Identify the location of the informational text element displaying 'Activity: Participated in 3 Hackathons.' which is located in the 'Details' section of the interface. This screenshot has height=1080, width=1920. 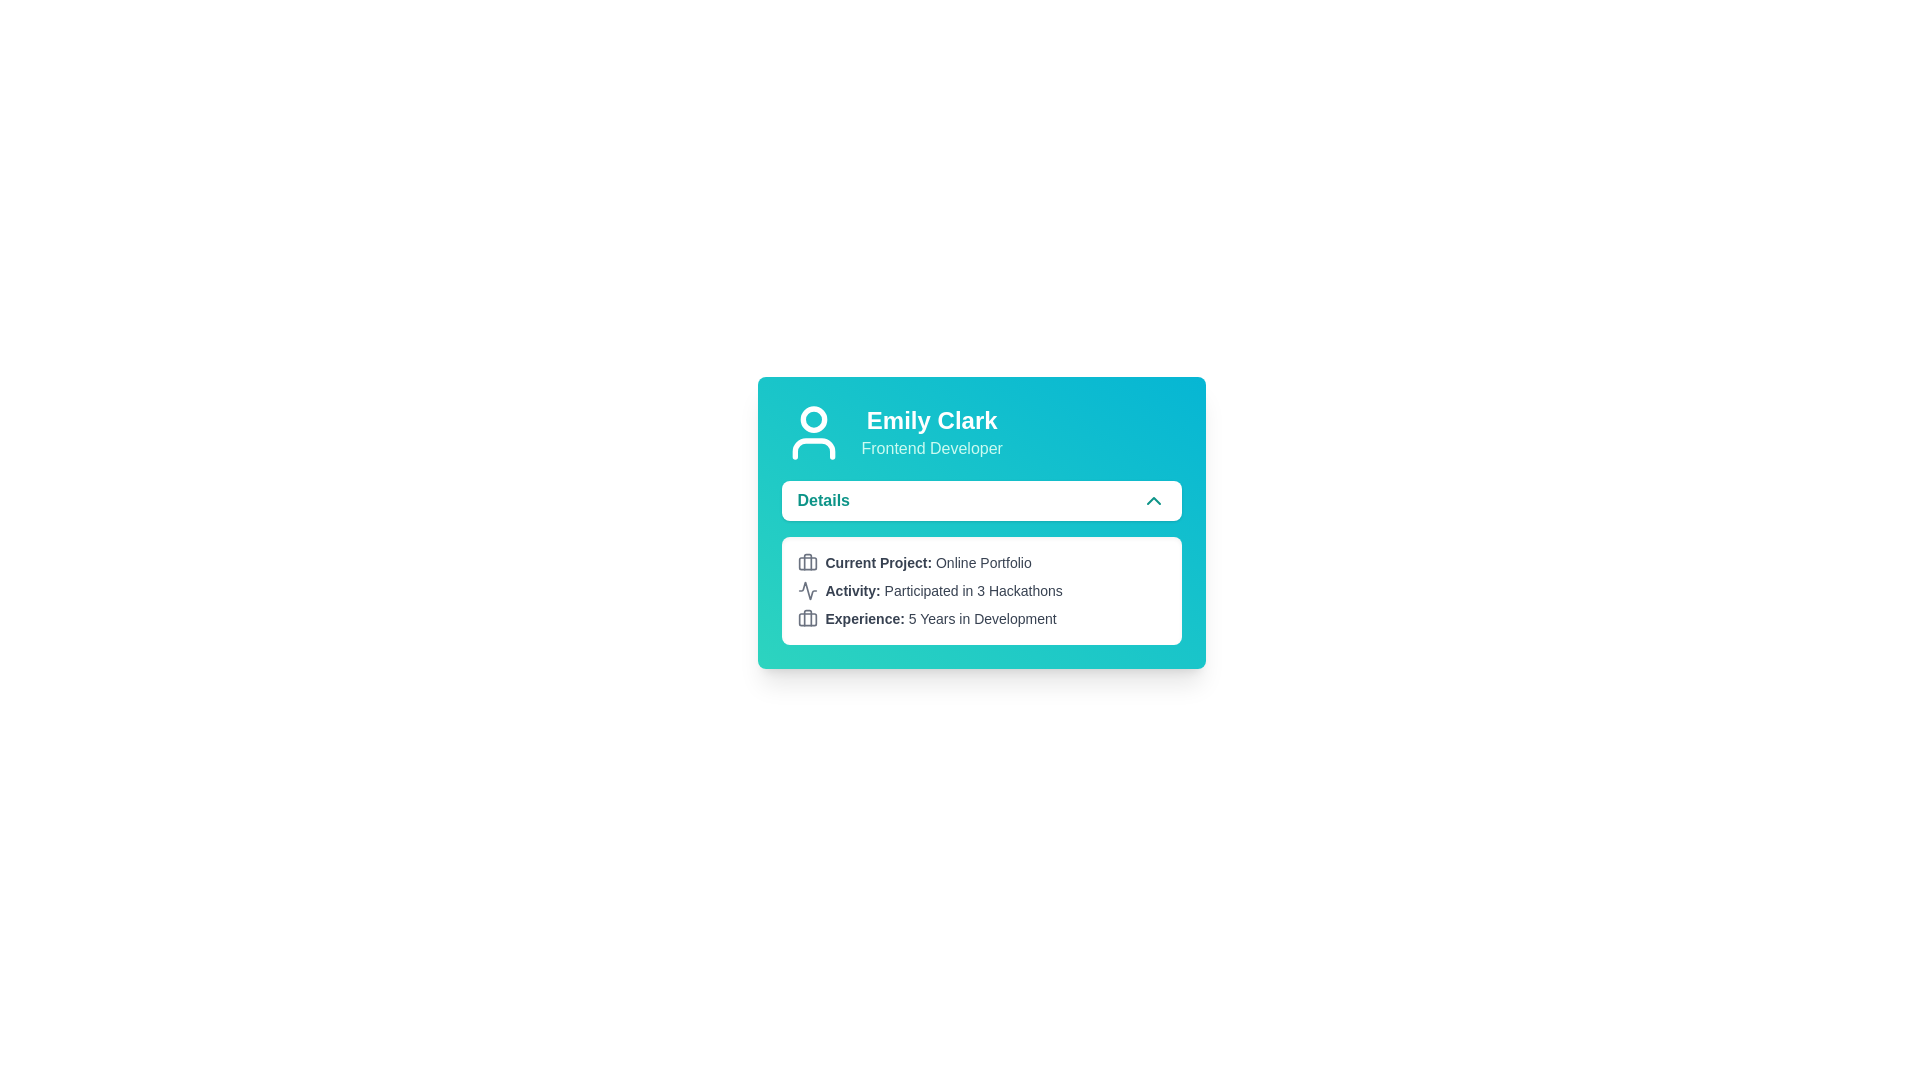
(981, 589).